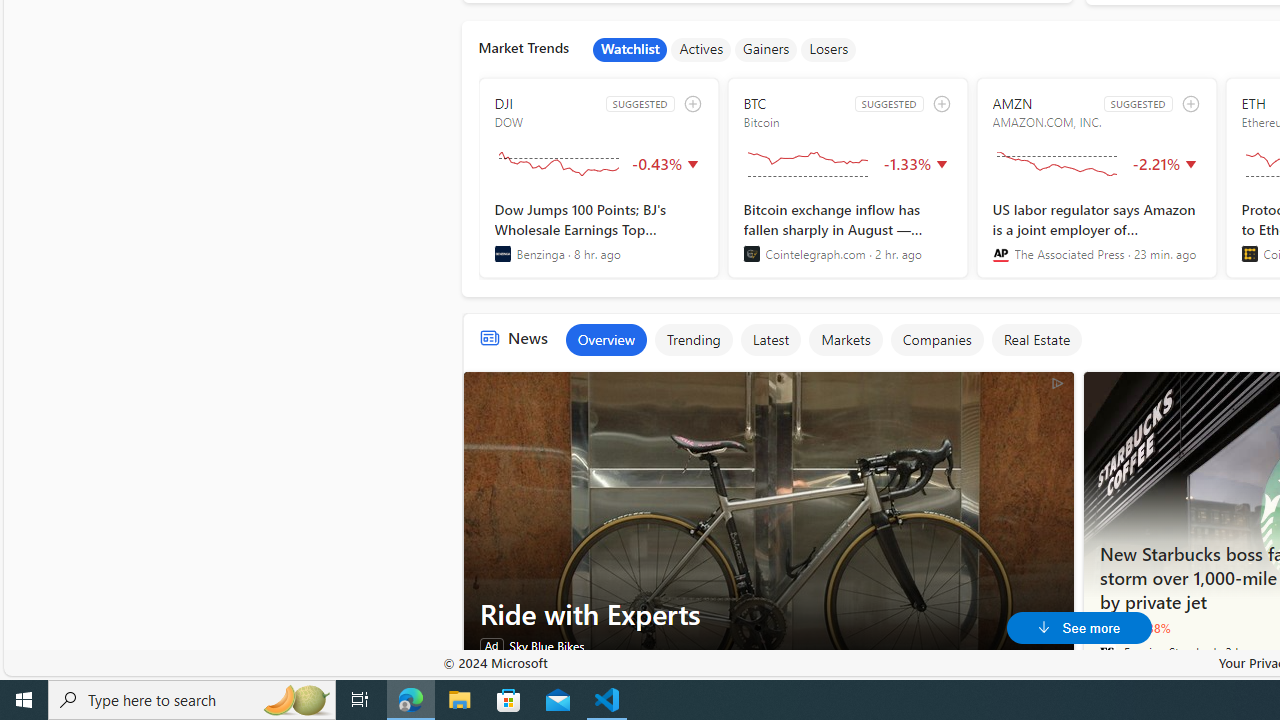  What do you see at coordinates (693, 338) in the screenshot?
I see `'Trending'` at bounding box center [693, 338].